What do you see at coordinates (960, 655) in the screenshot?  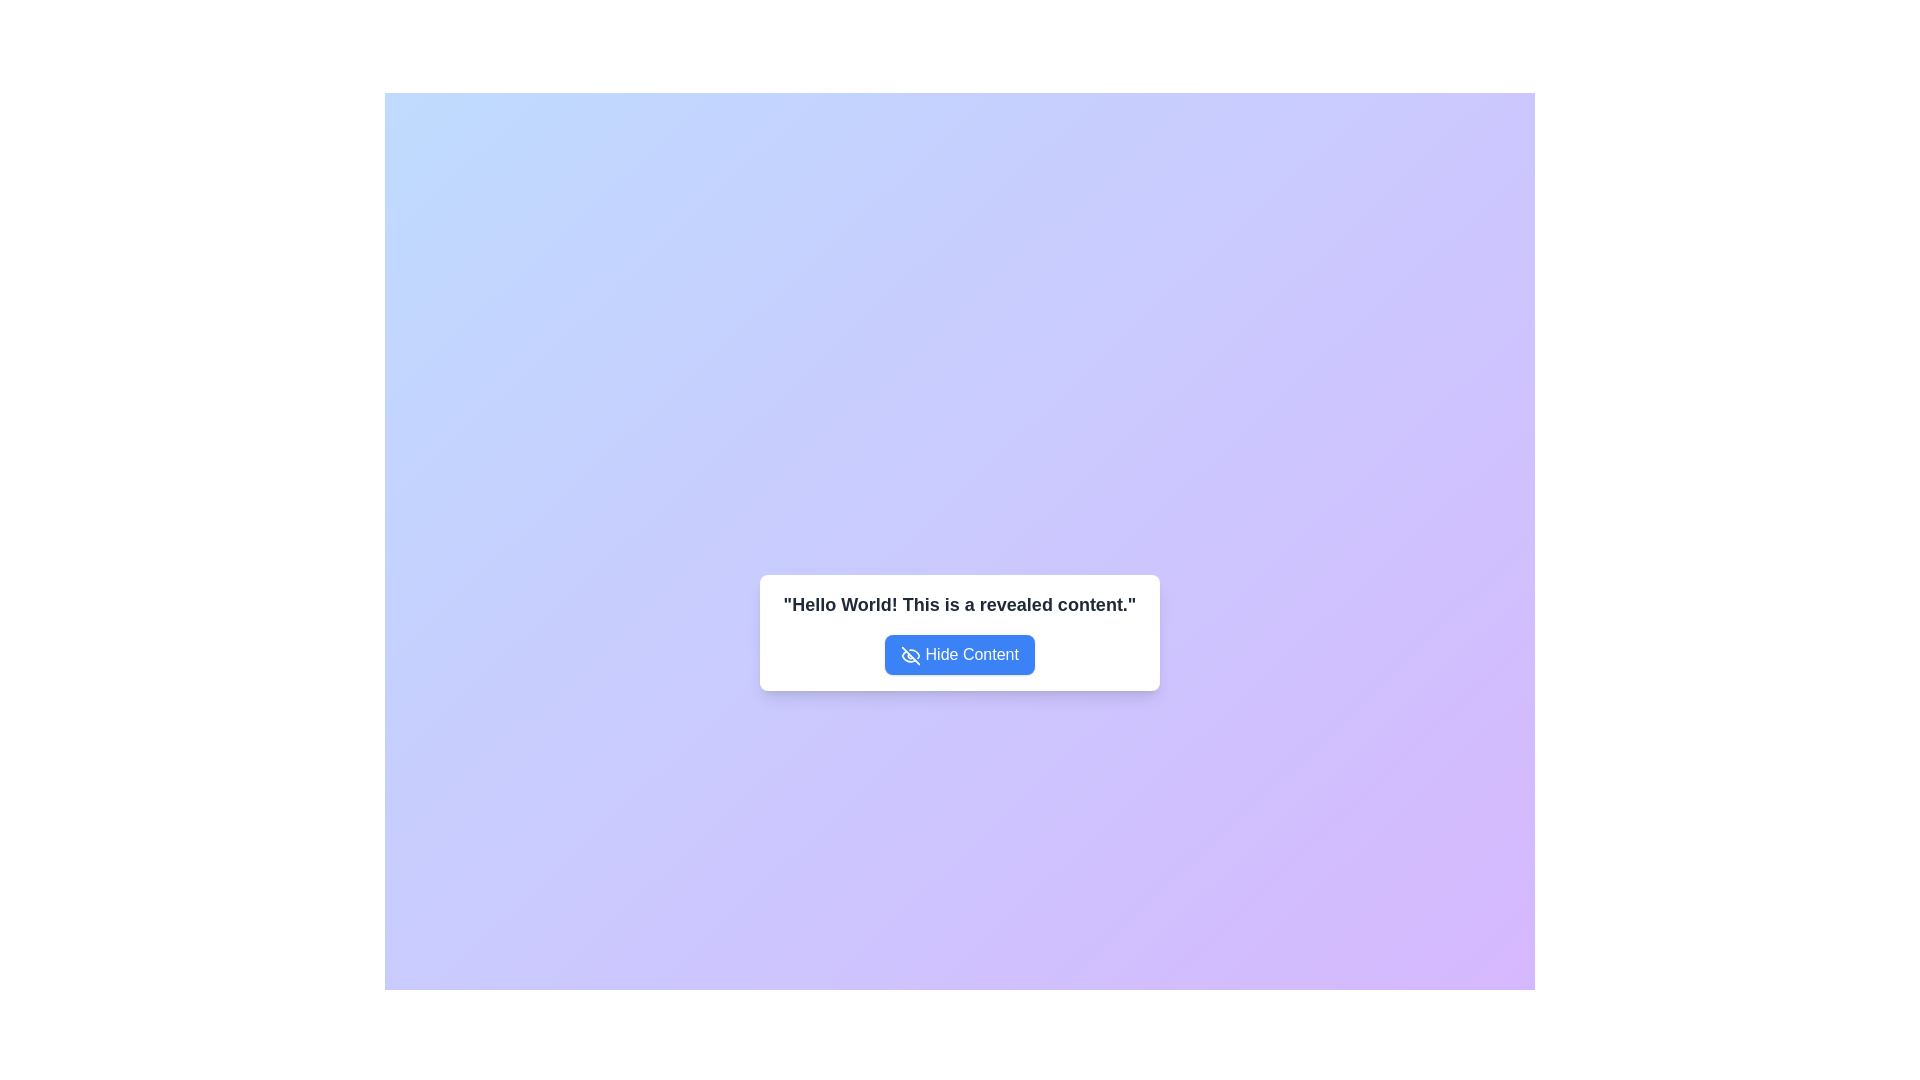 I see `the button located below the text area that reads 'Hello World! This is a revealed content.' to hide the currently visible content` at bounding box center [960, 655].